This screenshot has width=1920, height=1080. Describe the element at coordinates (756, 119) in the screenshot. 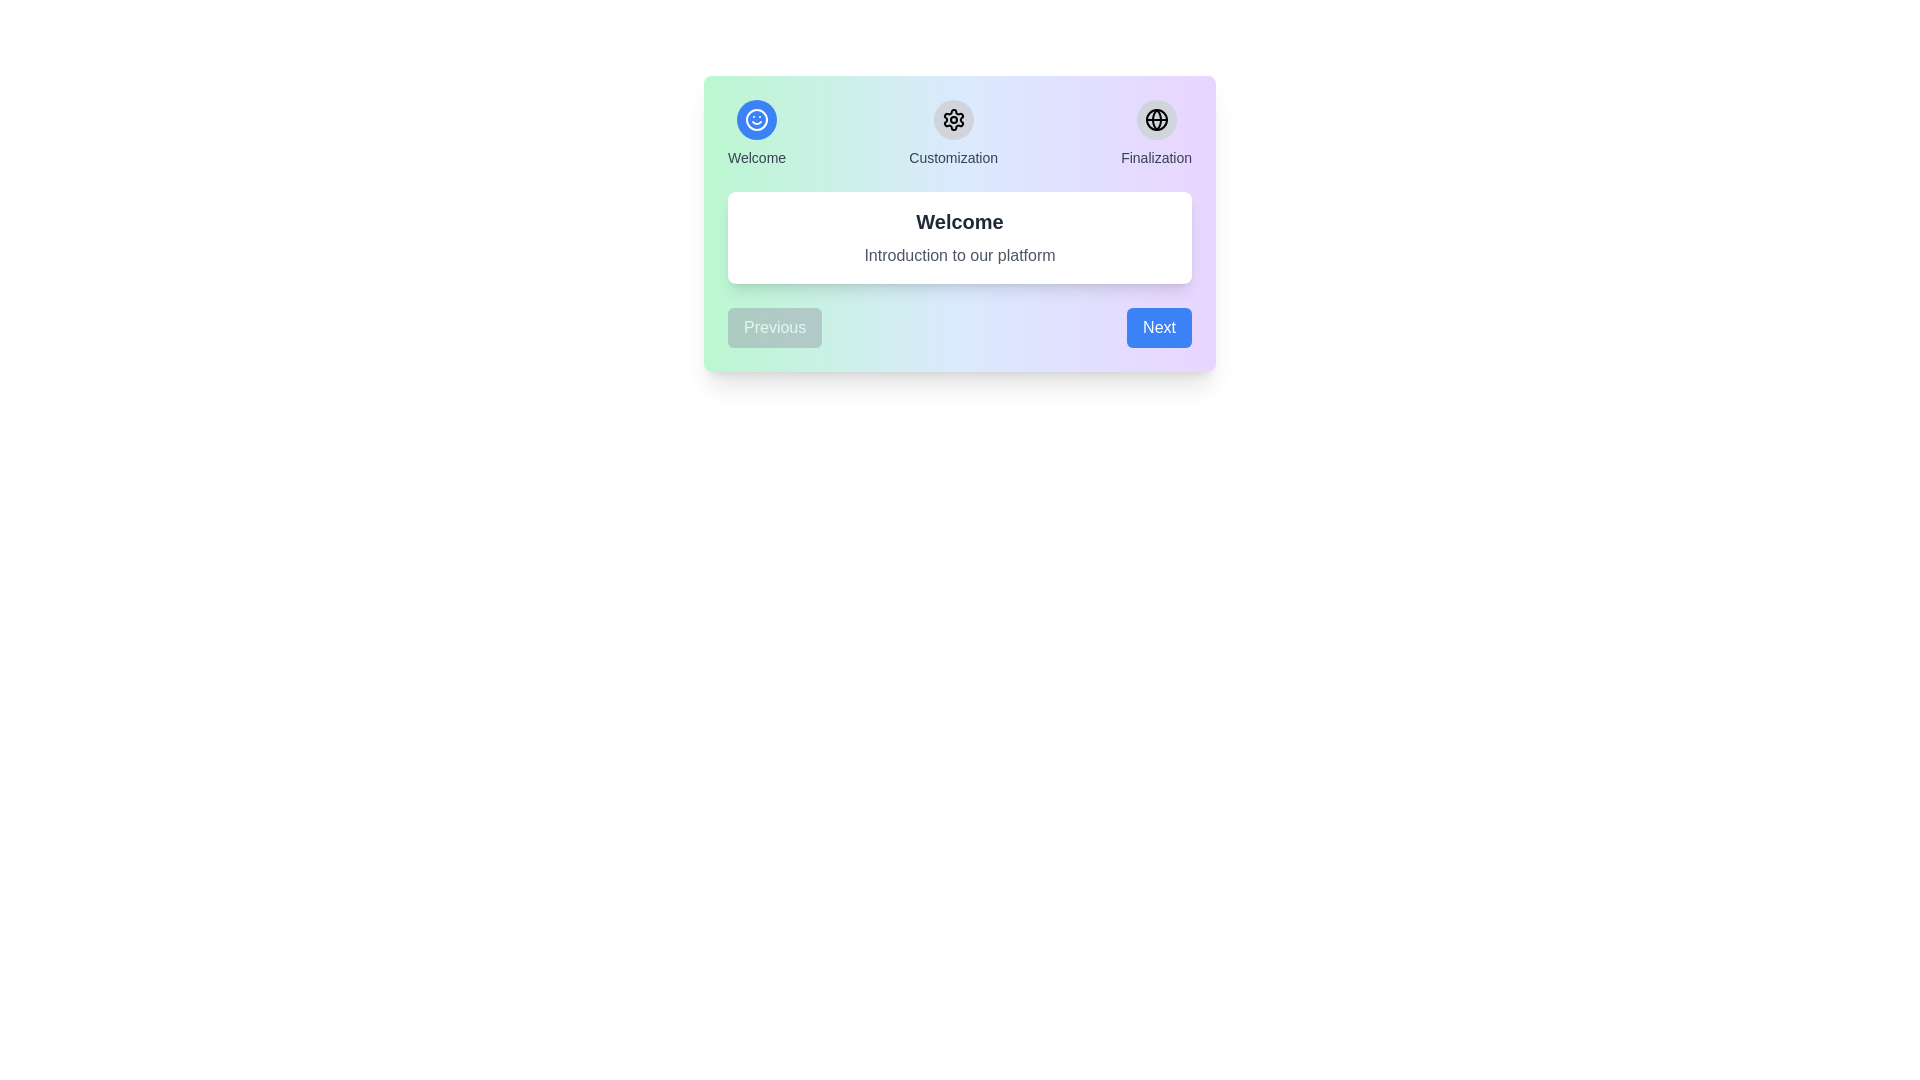

I see `the content associated with the Welcome icon` at that location.